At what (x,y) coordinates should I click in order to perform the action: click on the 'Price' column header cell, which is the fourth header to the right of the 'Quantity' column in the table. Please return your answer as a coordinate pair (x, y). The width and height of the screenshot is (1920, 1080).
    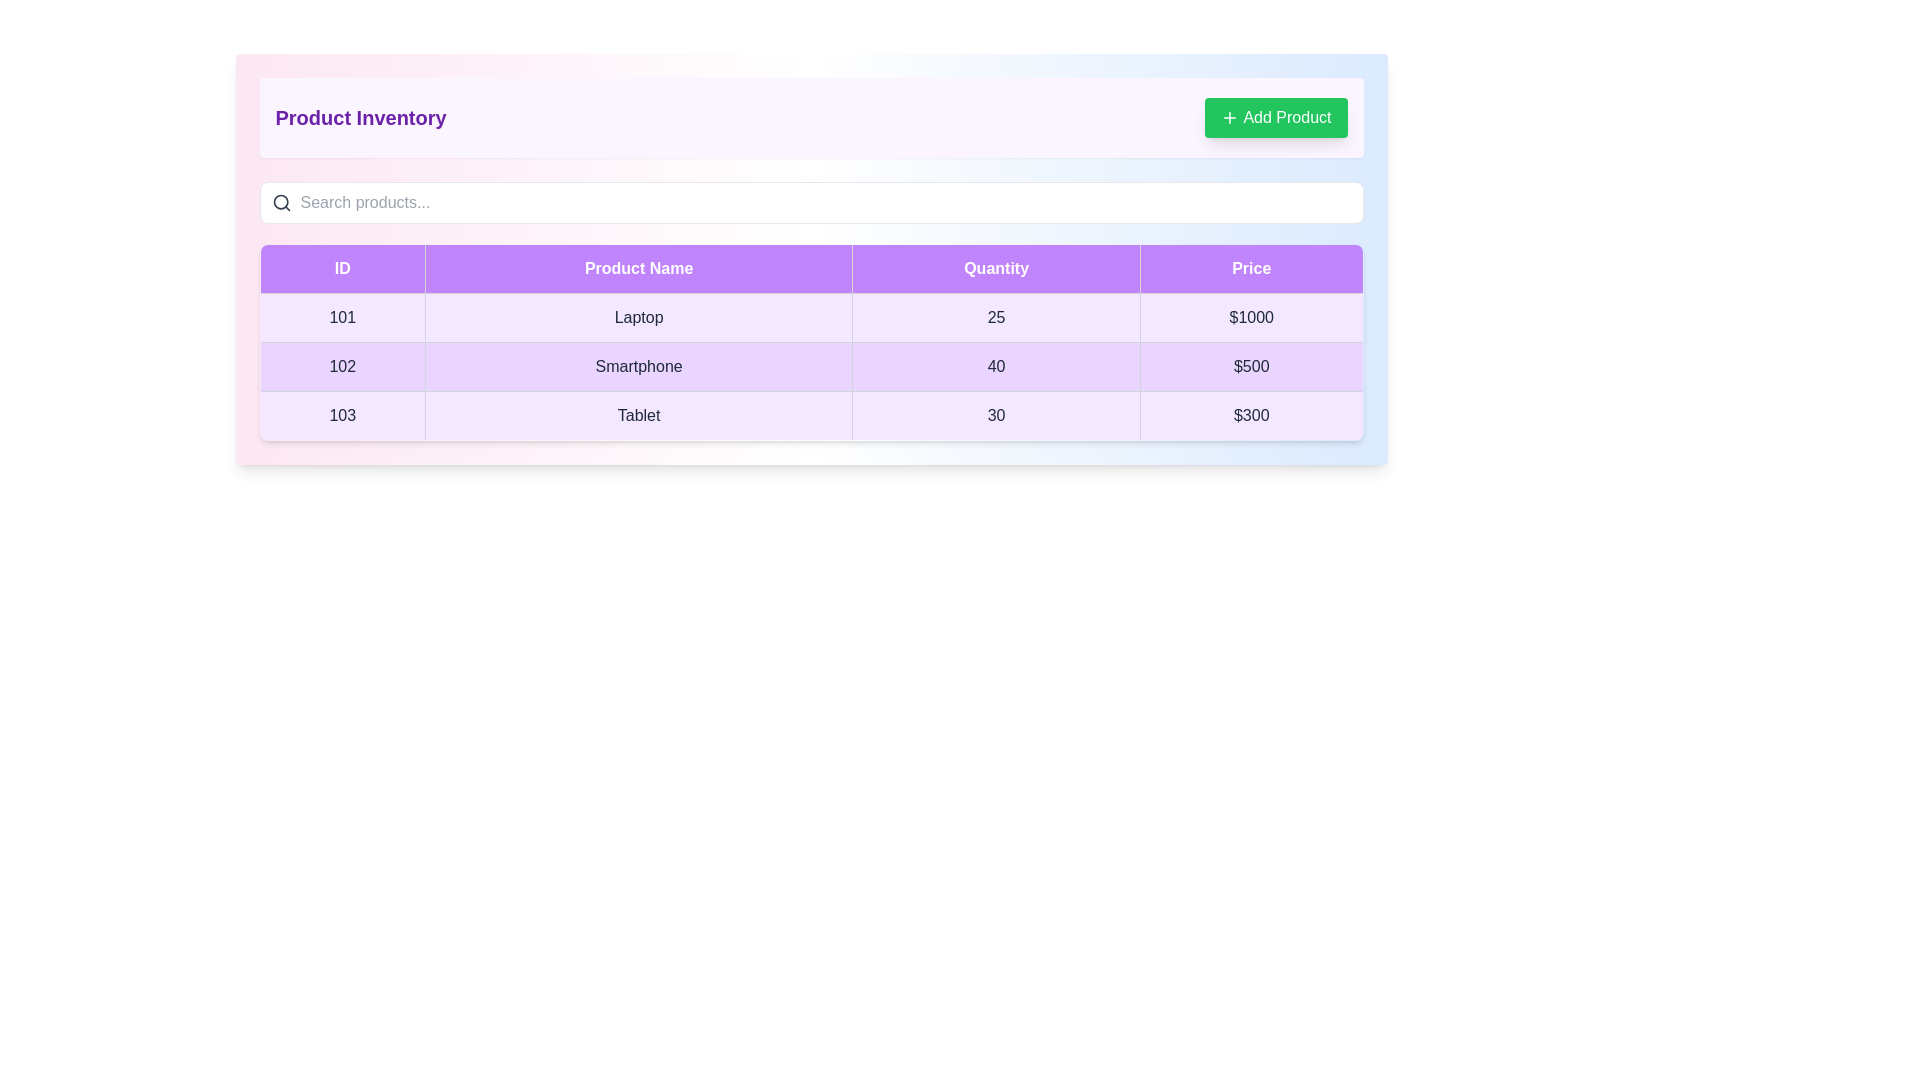
    Looking at the image, I should click on (1250, 268).